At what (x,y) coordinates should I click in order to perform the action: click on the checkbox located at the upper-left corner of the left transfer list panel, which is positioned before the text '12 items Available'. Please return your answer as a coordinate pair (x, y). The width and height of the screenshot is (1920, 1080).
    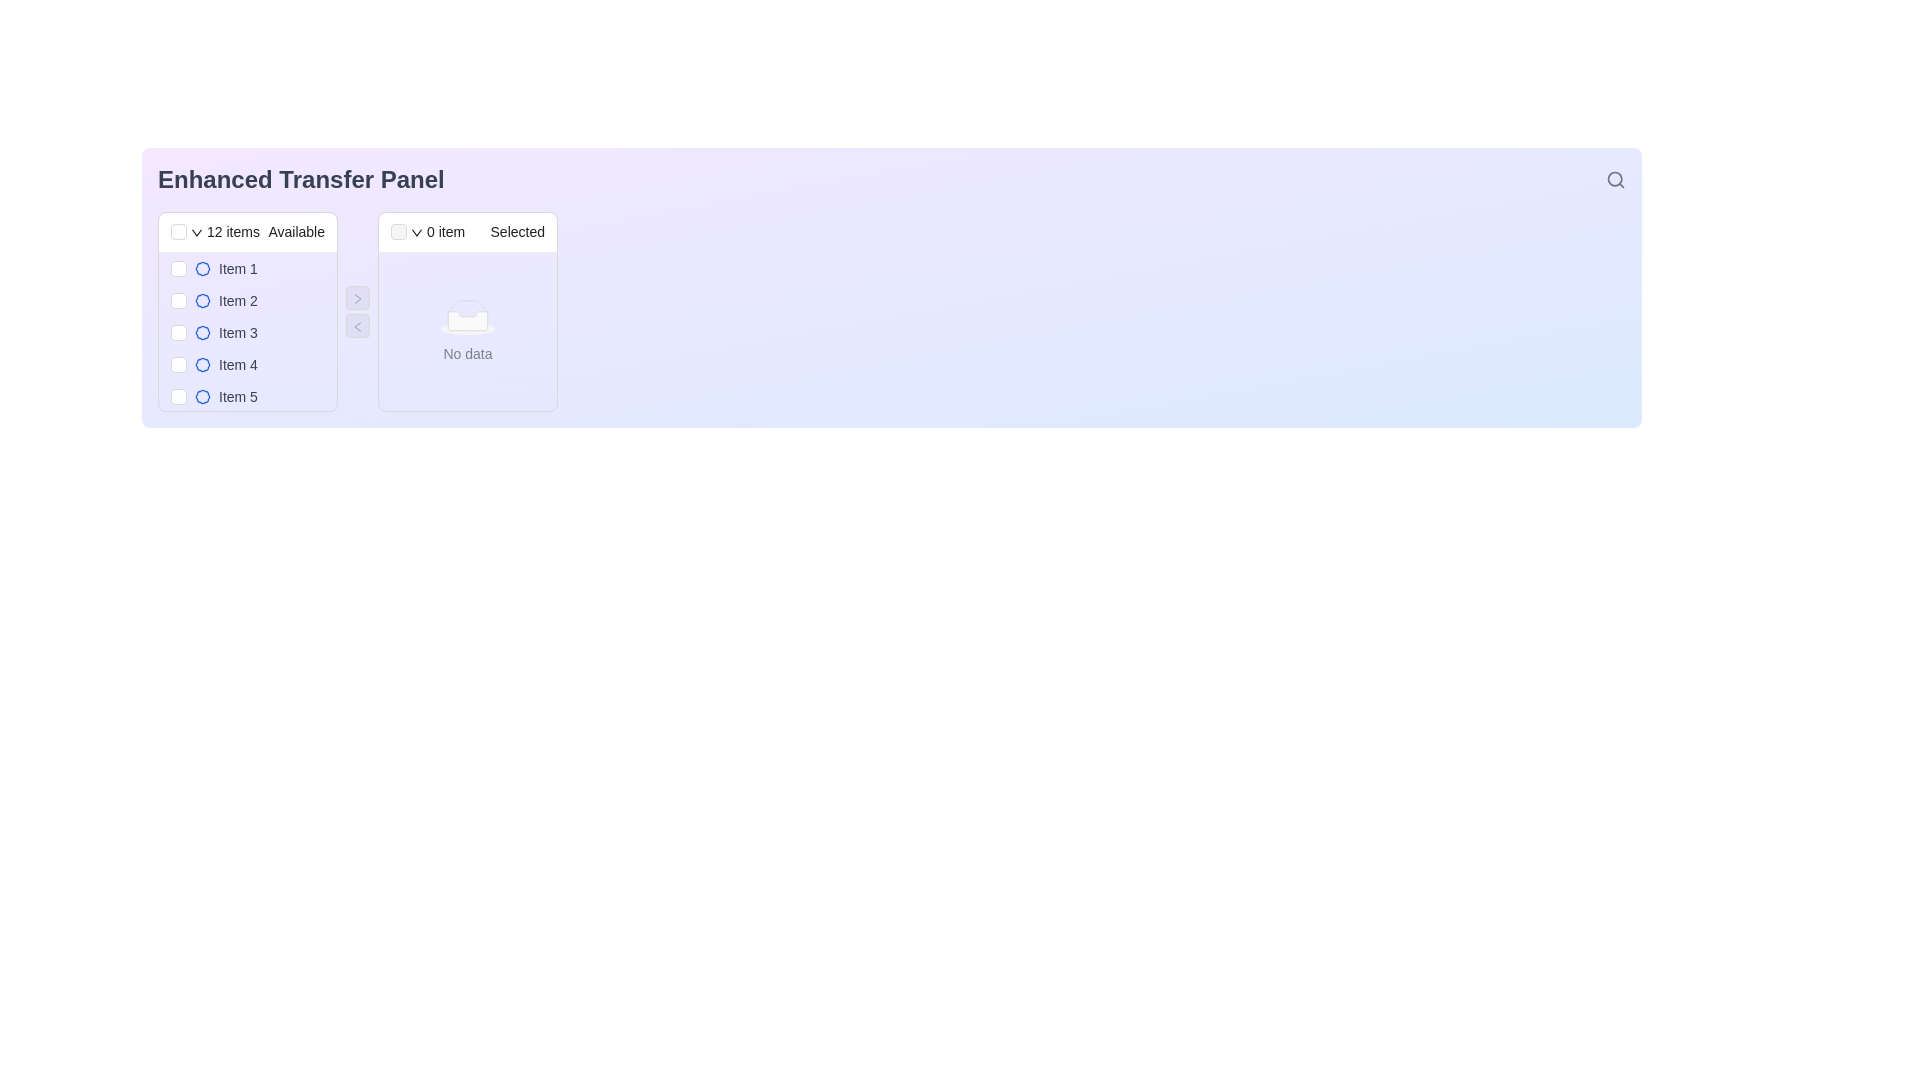
    Looking at the image, I should click on (178, 230).